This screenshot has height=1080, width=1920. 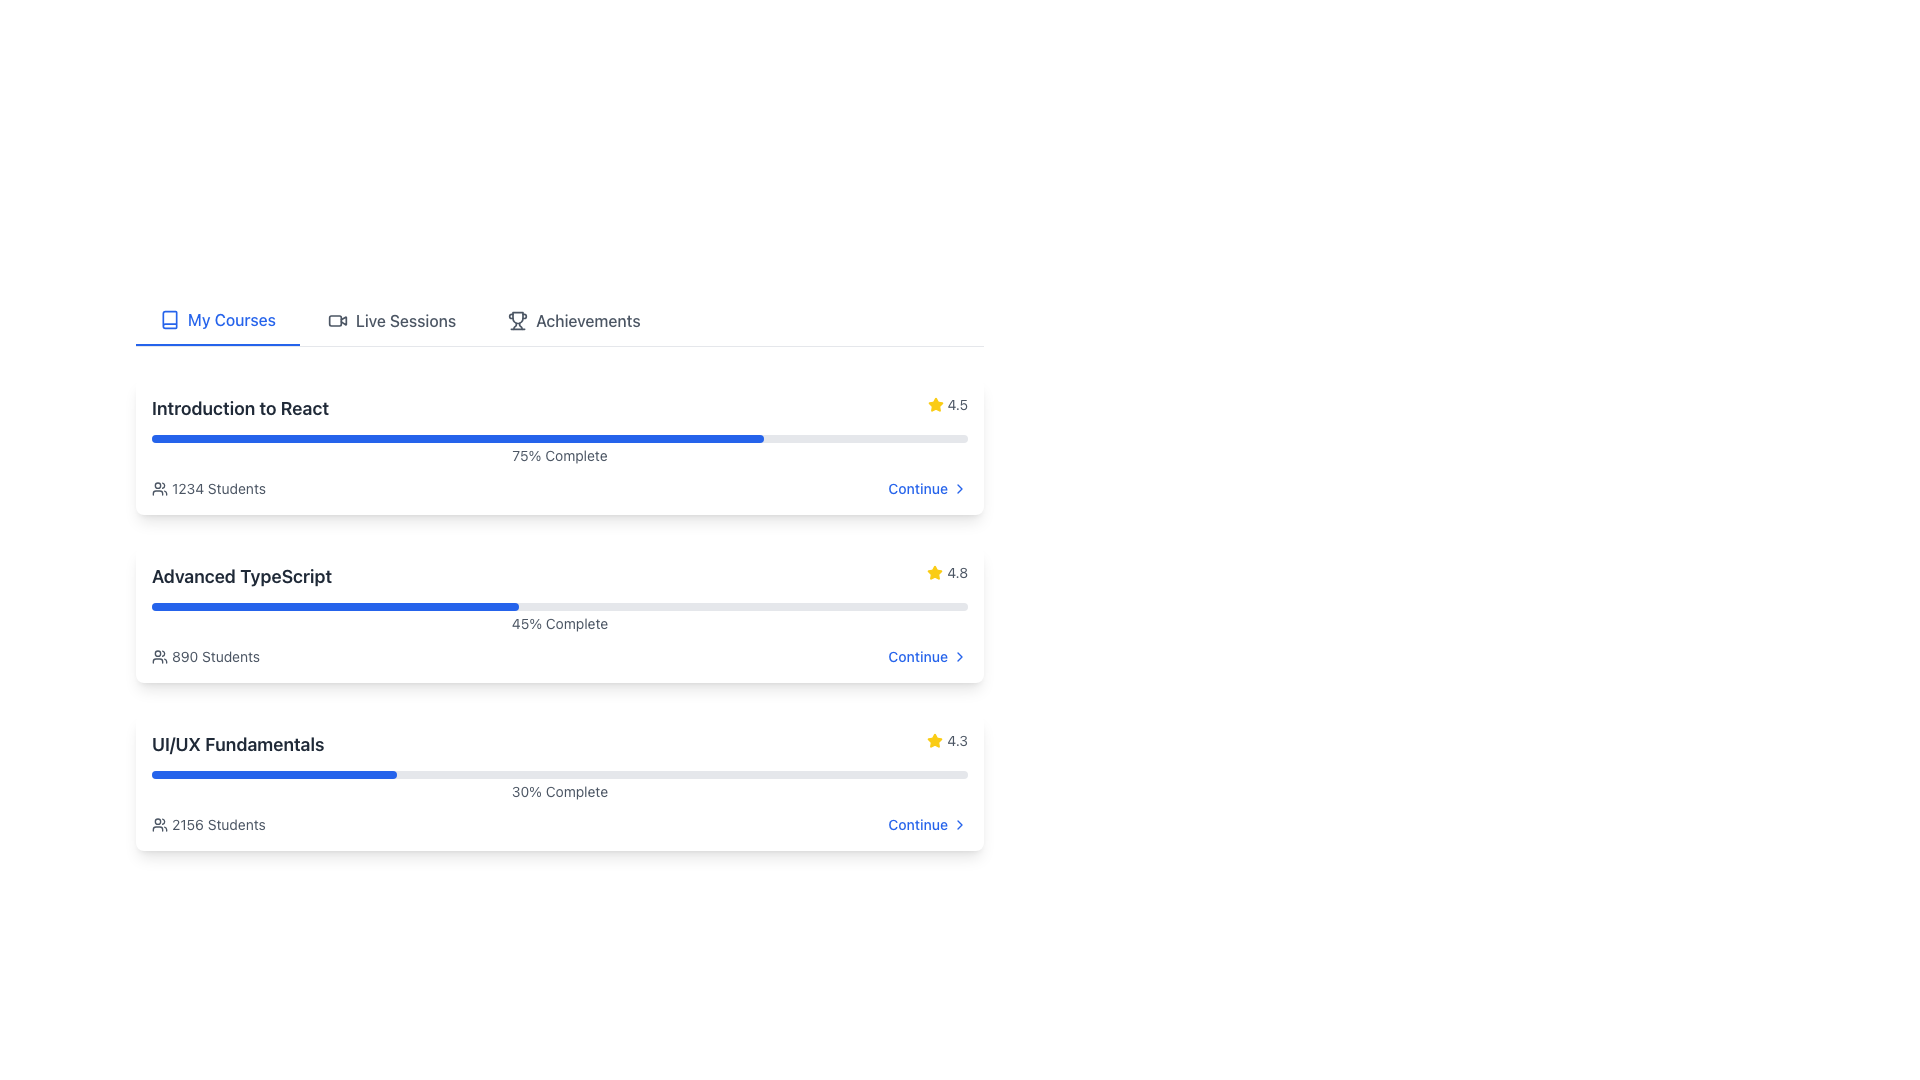 What do you see at coordinates (934, 573) in the screenshot?
I see `the star rating icon located in the upper-right corner of the second course card to interact with it` at bounding box center [934, 573].